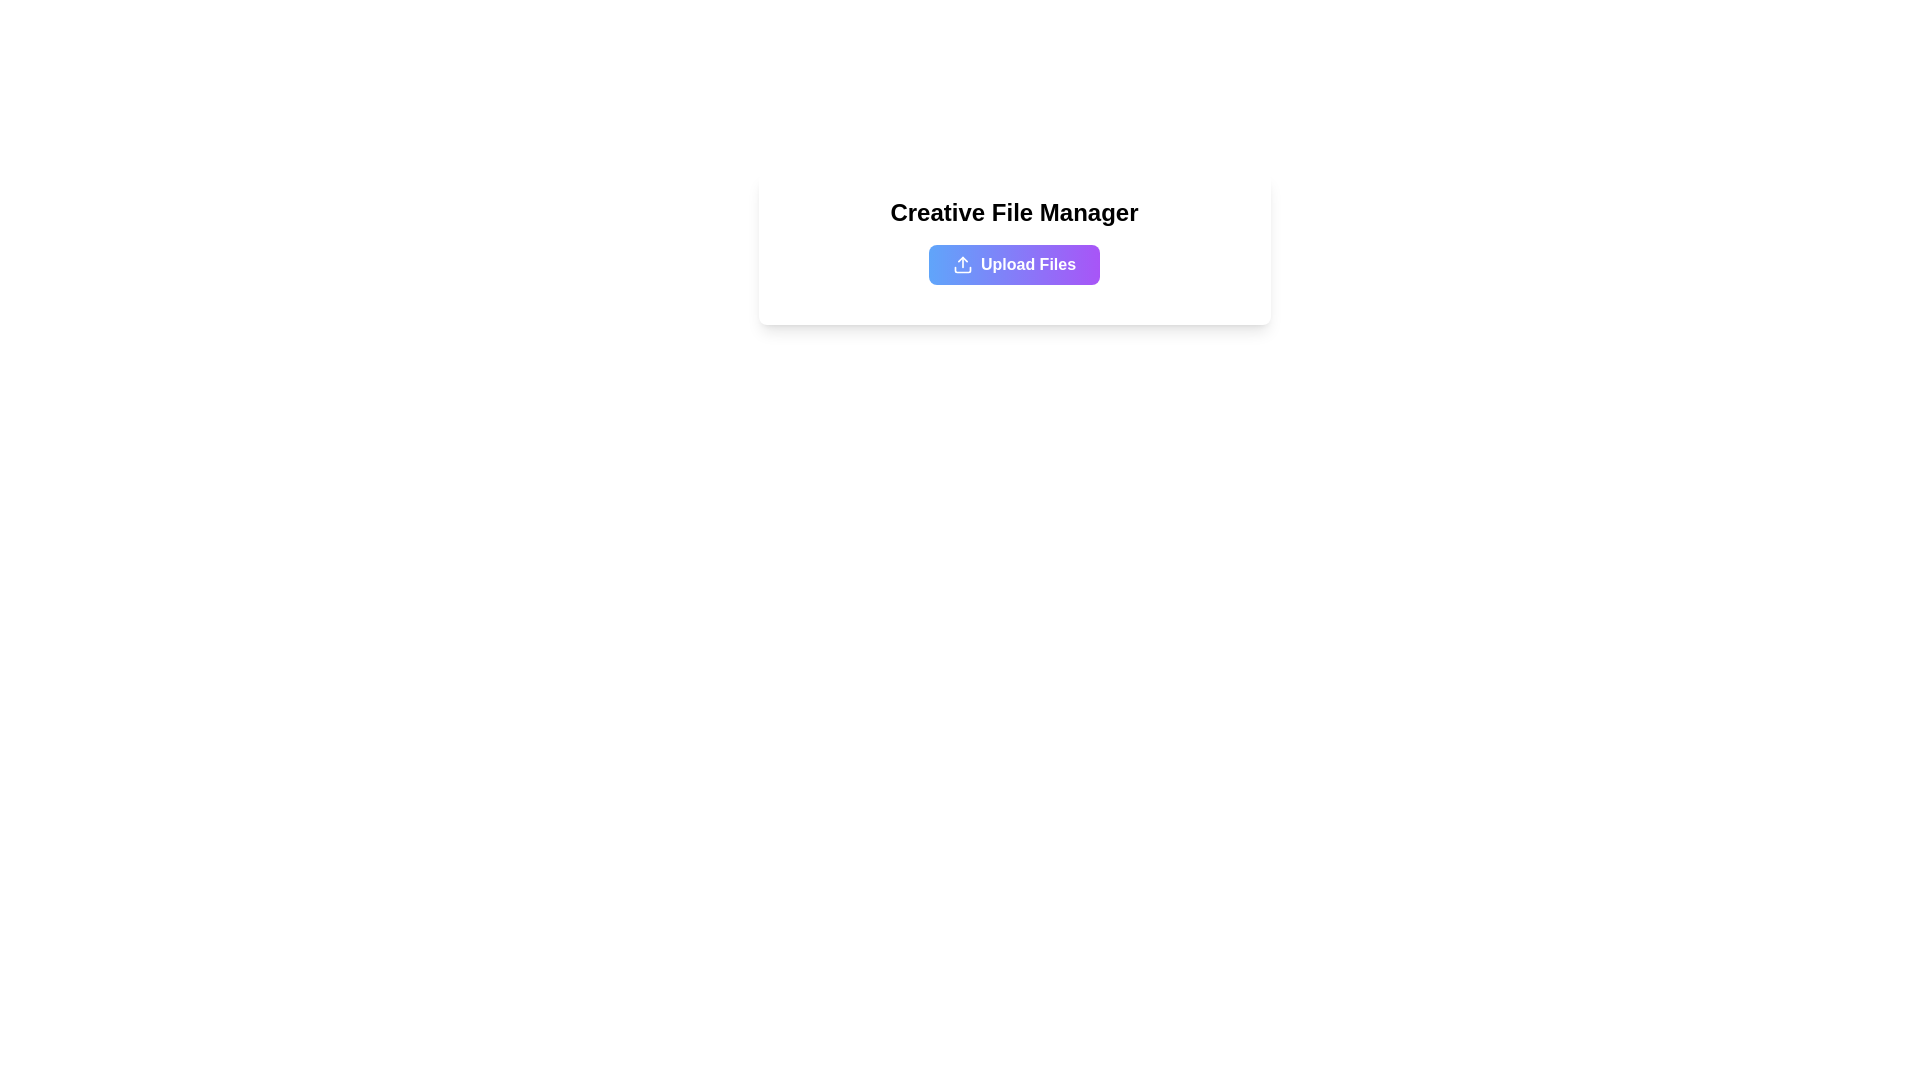 The height and width of the screenshot is (1080, 1920). What do you see at coordinates (1014, 264) in the screenshot?
I see `the button located below the title 'Creative File Manager' to change its gradient style` at bounding box center [1014, 264].